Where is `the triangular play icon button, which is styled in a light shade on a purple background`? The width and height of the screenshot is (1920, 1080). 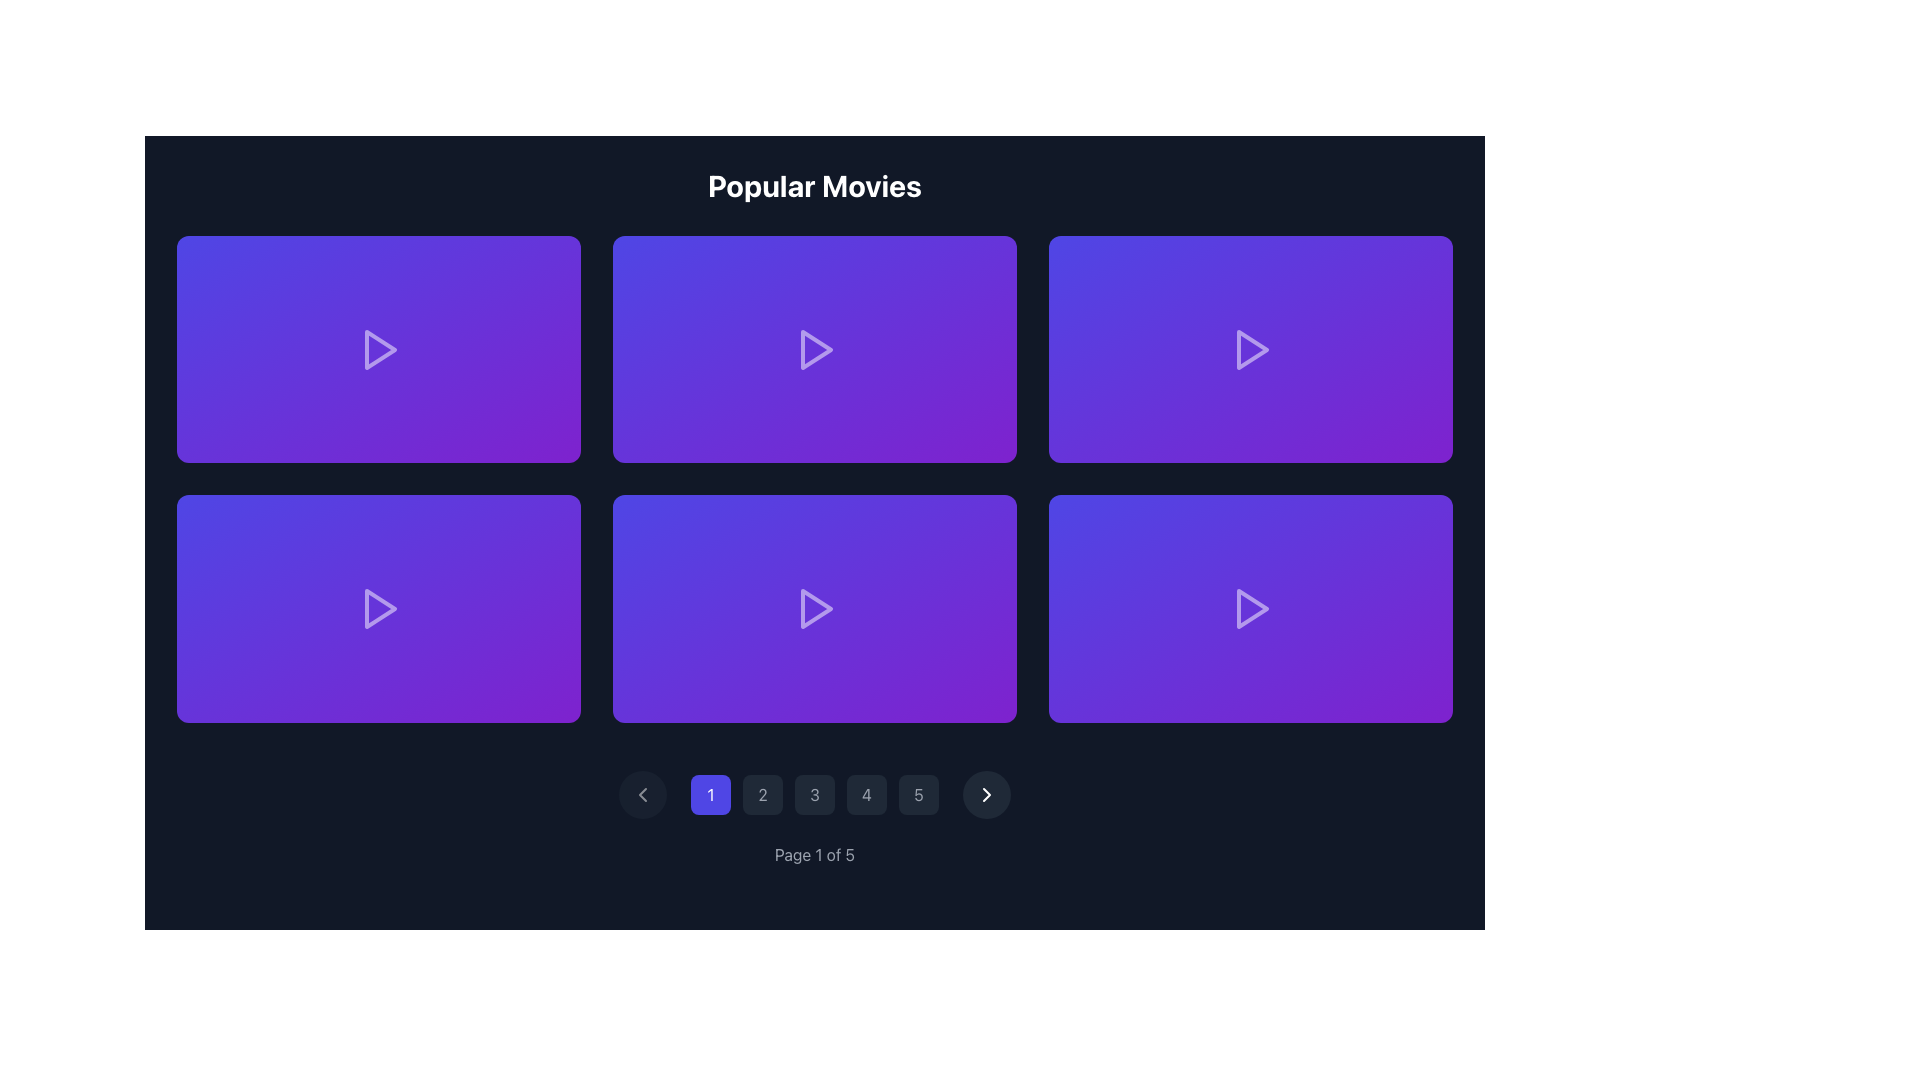
the triangular play icon button, which is styled in a light shade on a purple background is located at coordinates (379, 607).